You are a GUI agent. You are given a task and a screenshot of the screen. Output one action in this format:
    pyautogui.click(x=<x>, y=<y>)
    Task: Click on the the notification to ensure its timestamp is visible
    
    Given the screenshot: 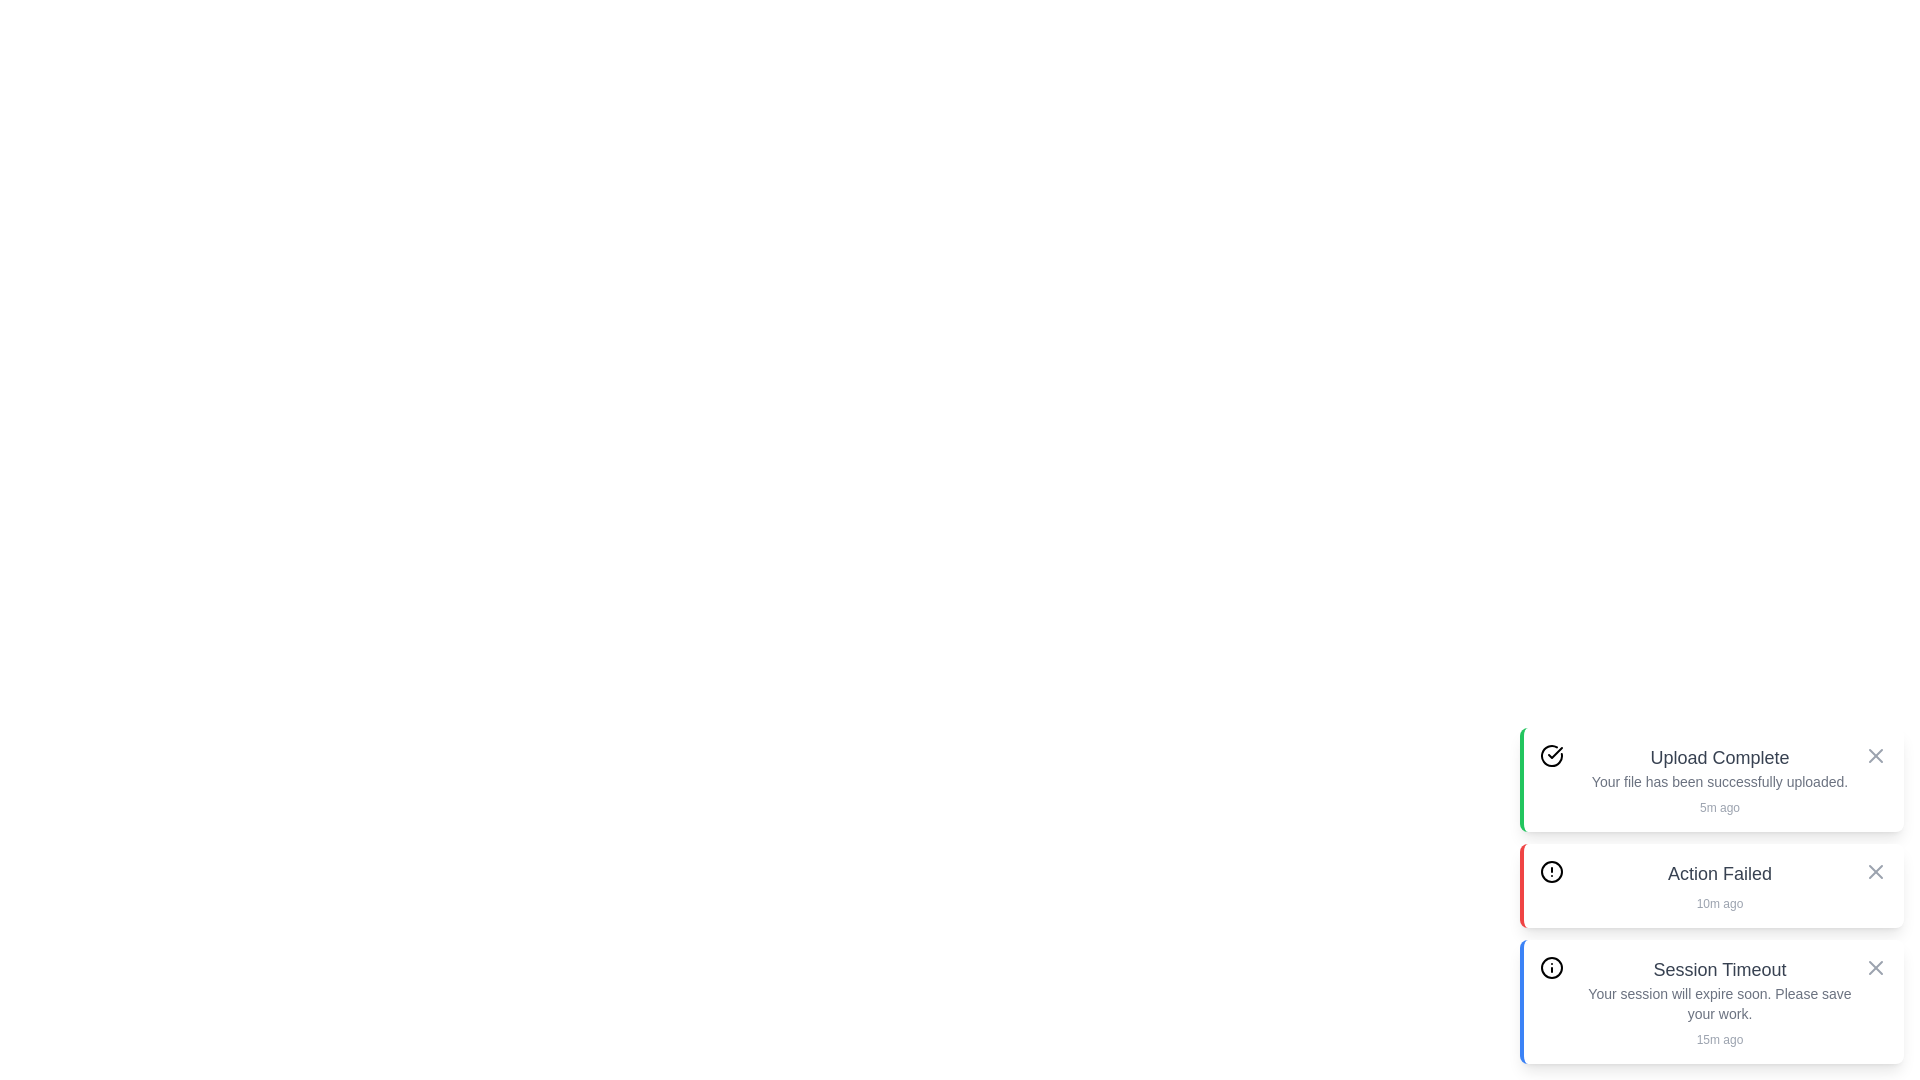 What is the action you would take?
    pyautogui.click(x=1711, y=894)
    